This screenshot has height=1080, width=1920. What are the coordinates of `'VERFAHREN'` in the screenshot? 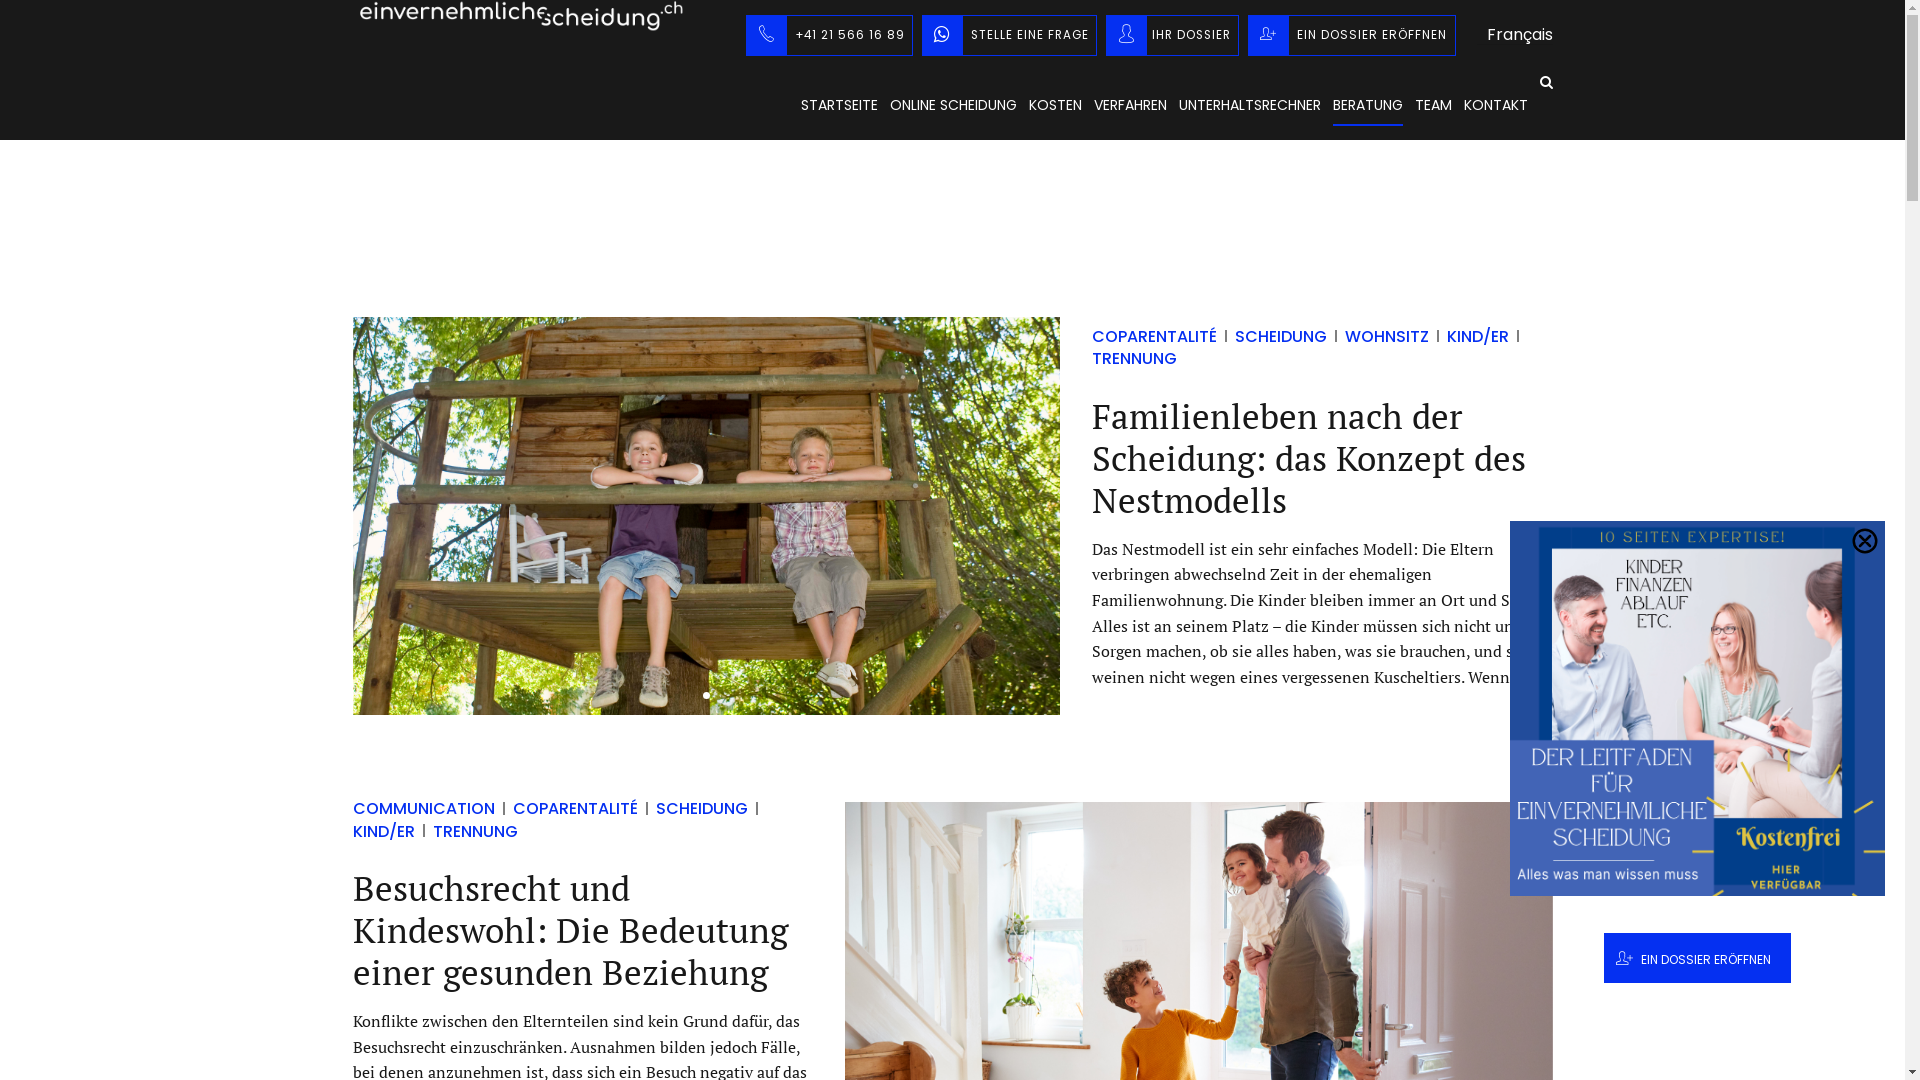 It's located at (1093, 104).